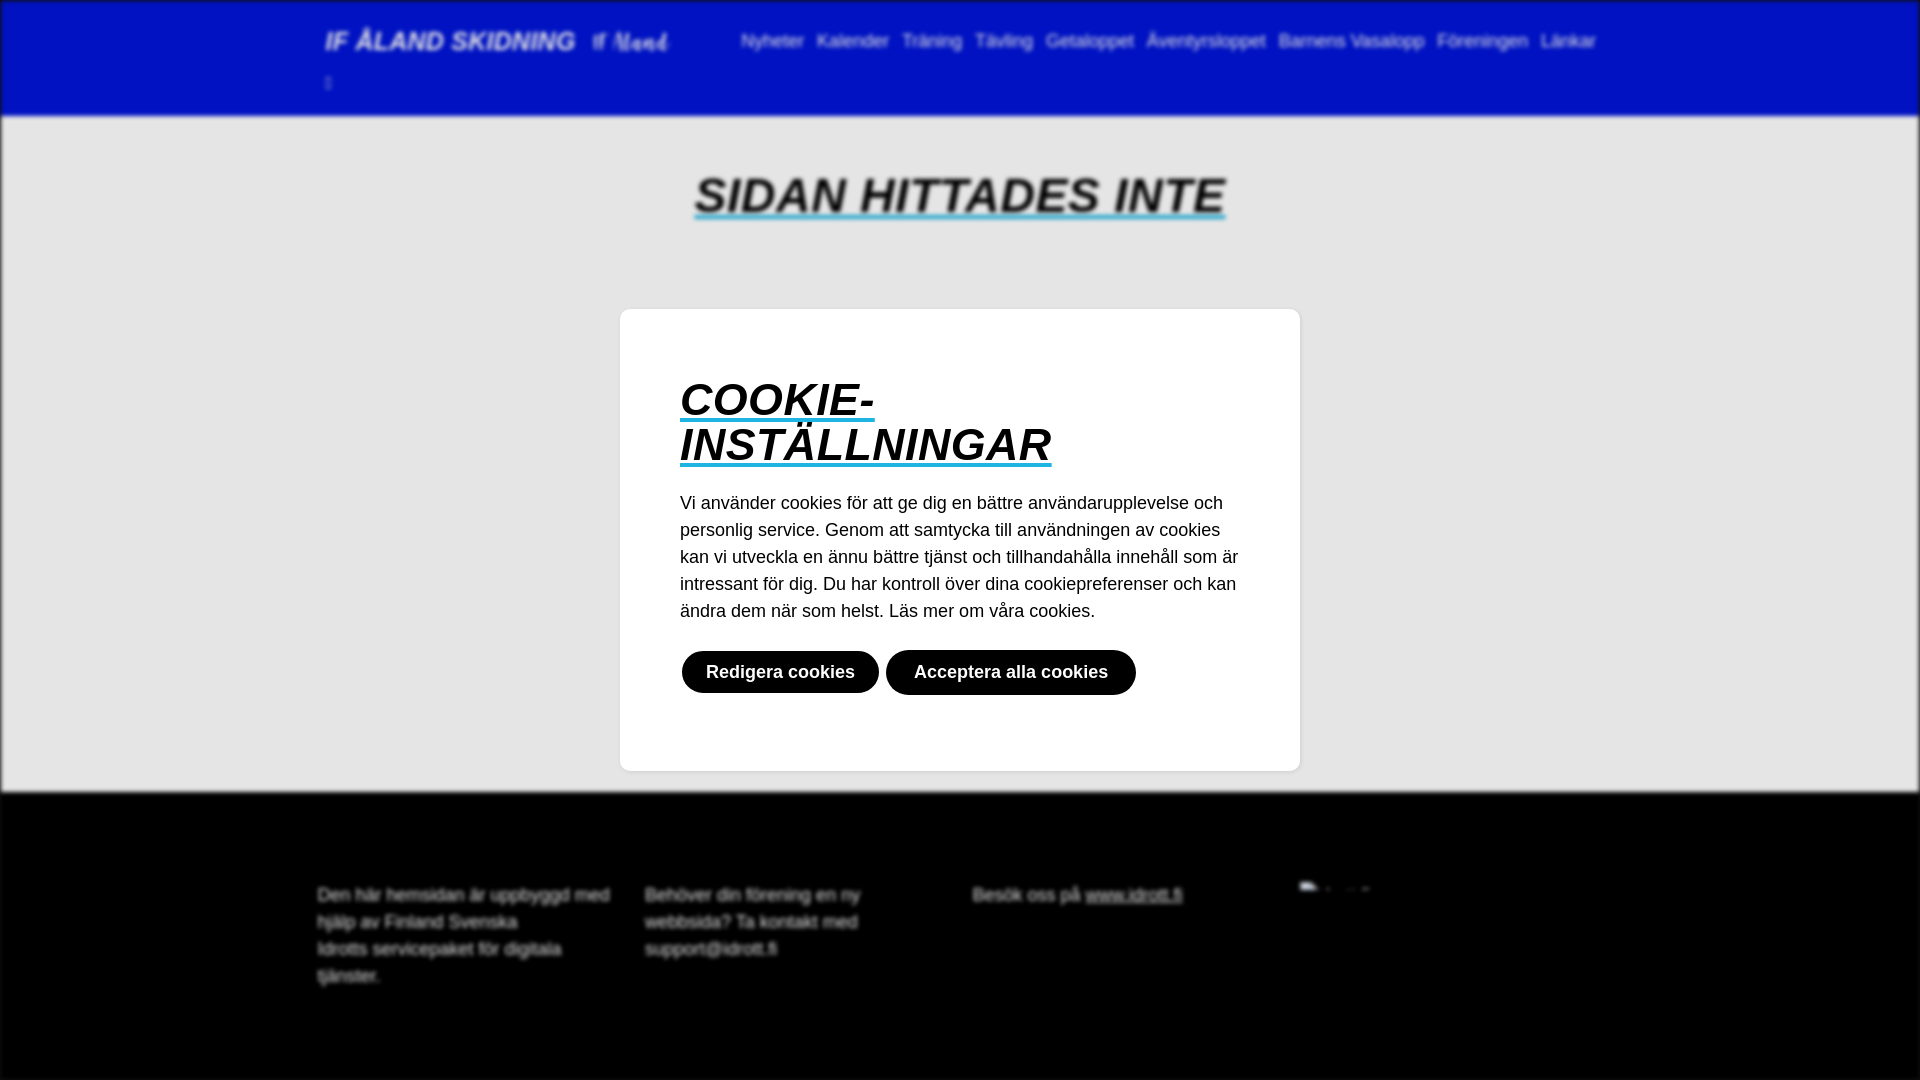  Describe the element at coordinates (1134, 893) in the screenshot. I see `'www.idrott.fi'` at that location.